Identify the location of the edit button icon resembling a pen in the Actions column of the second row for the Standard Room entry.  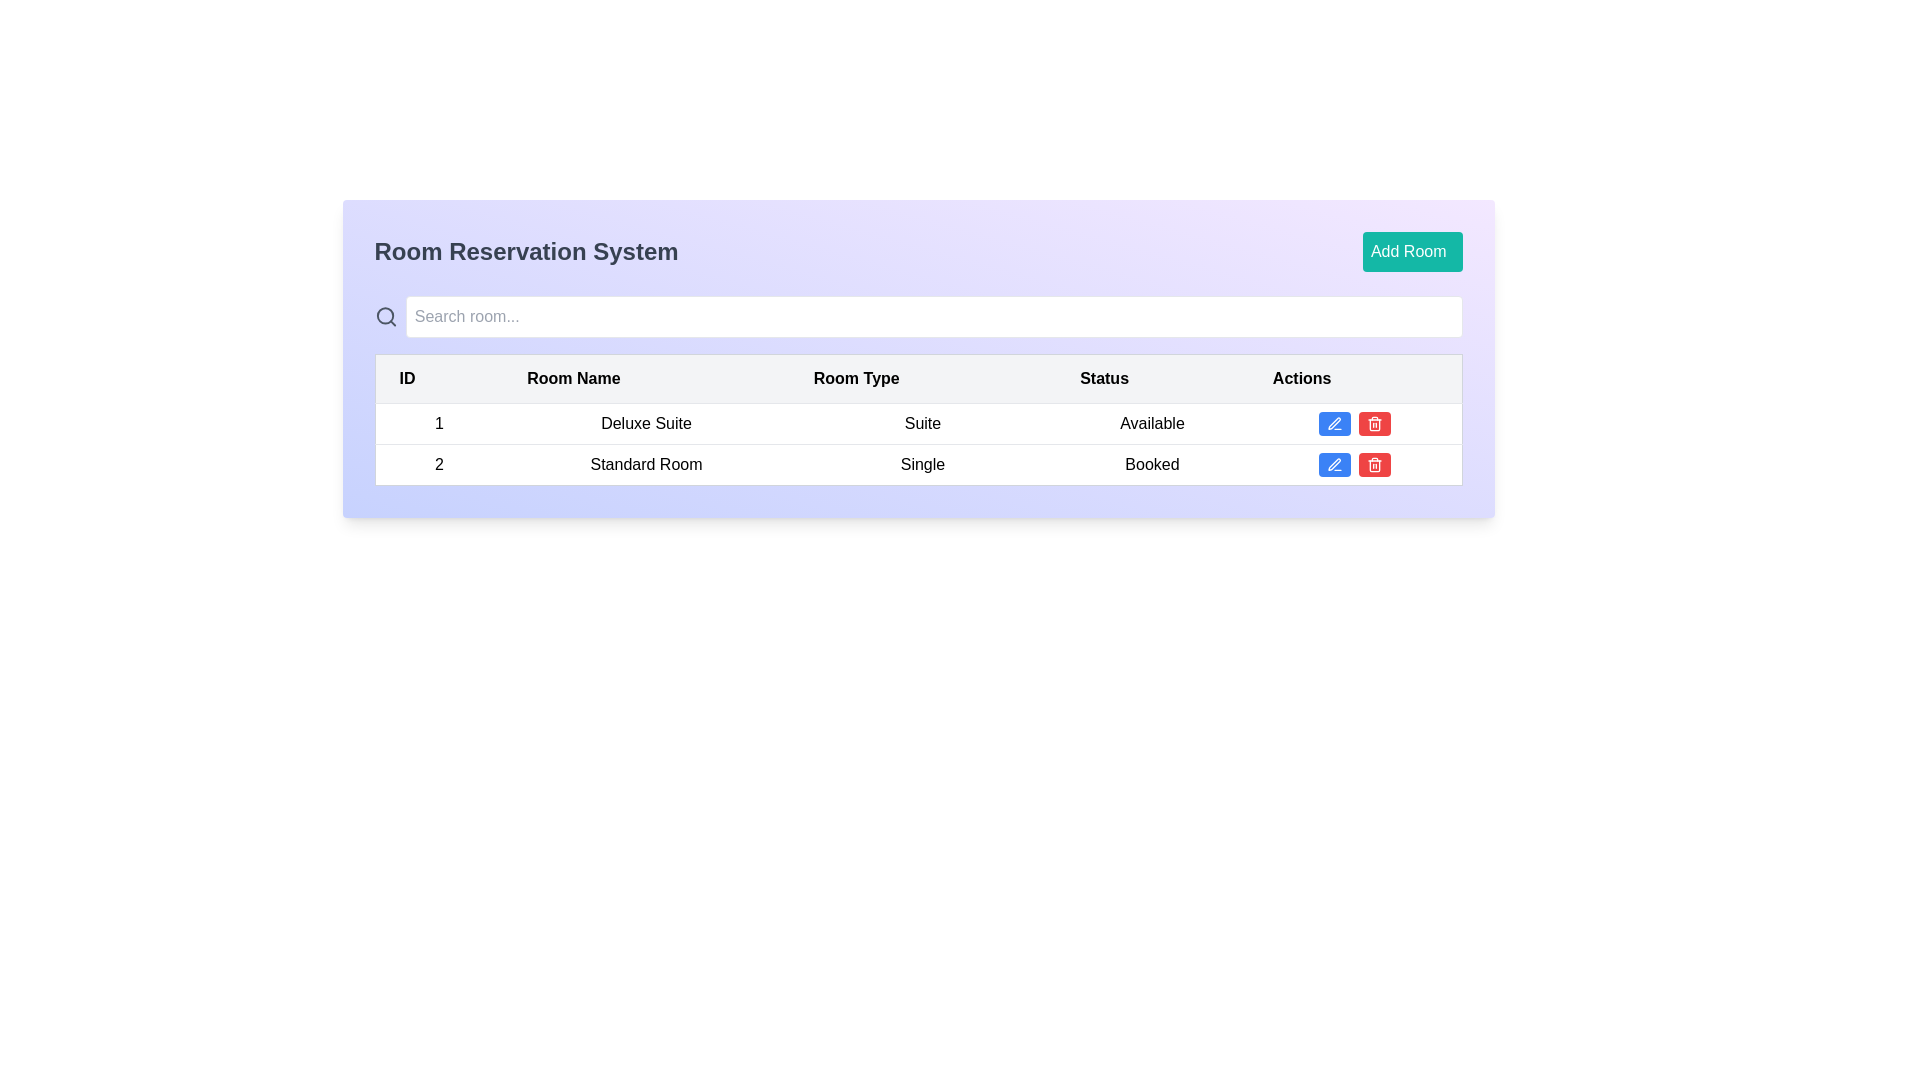
(1334, 464).